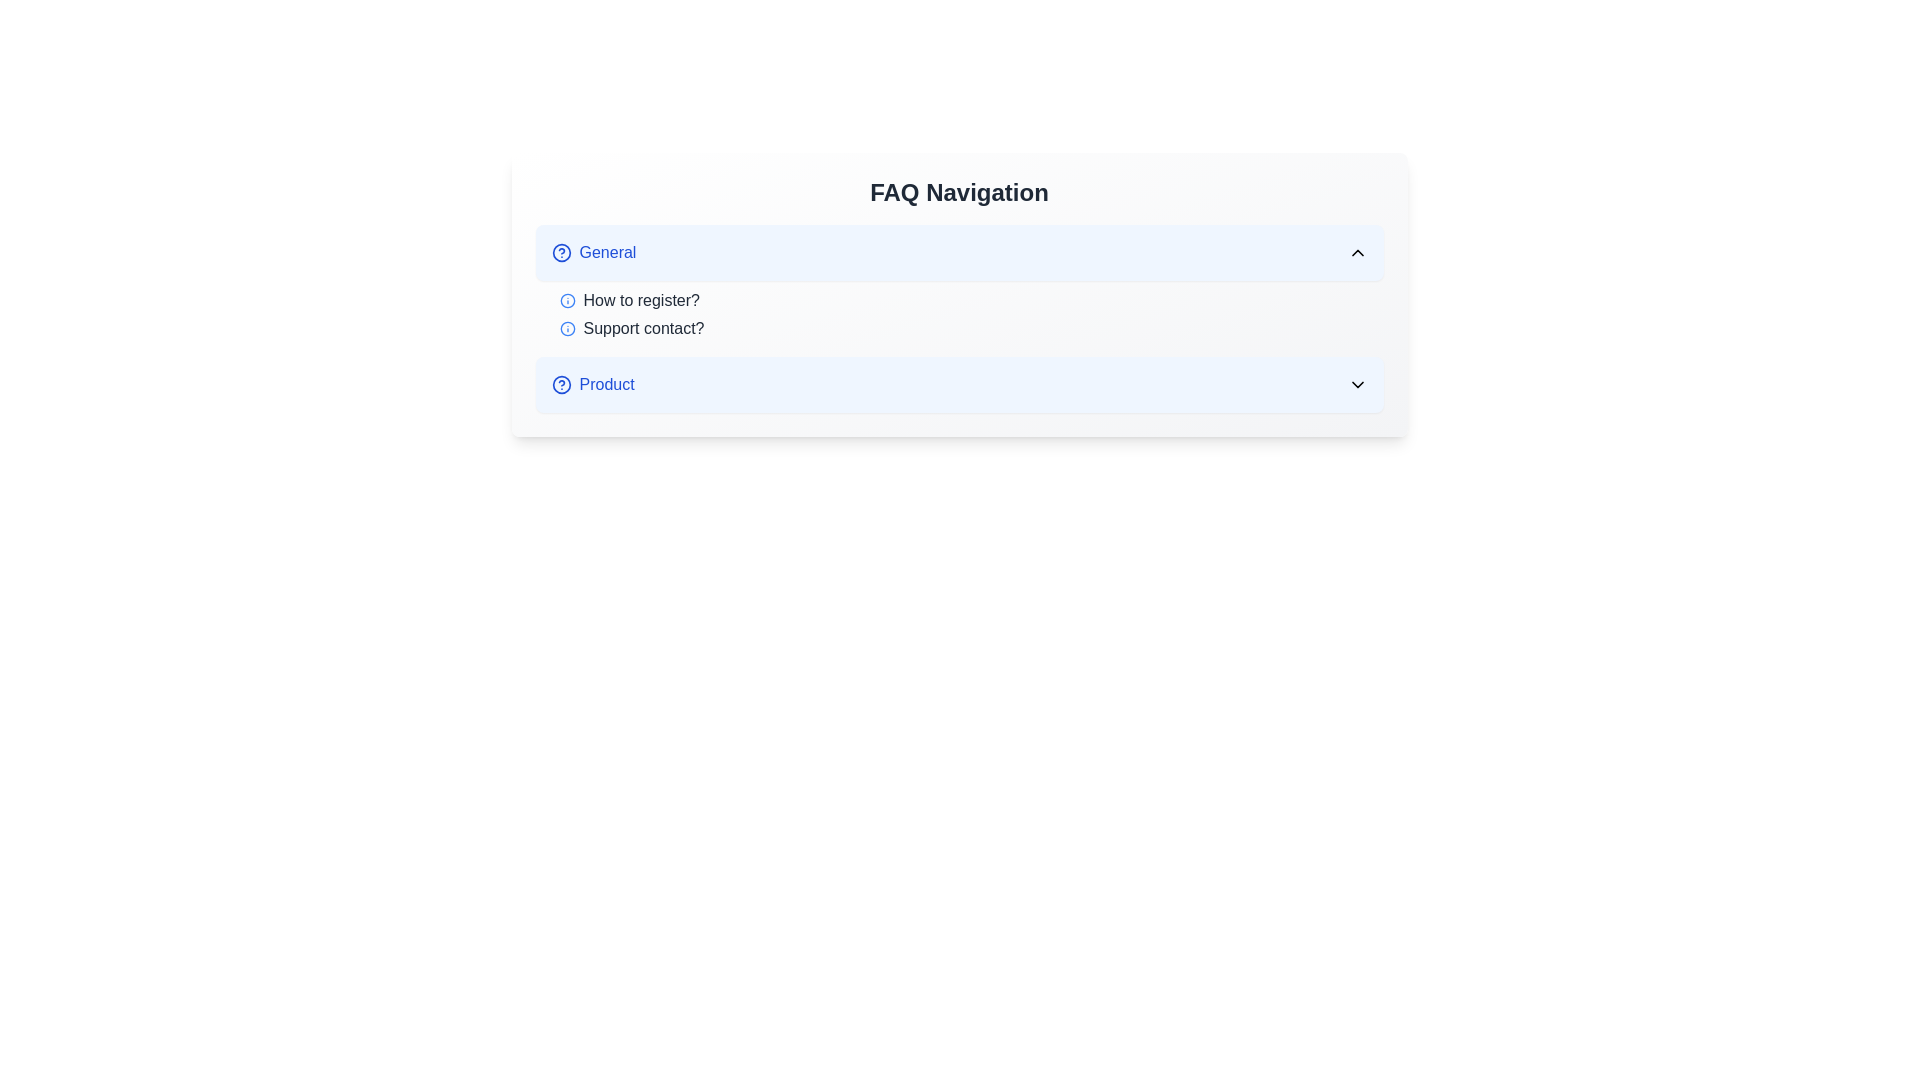 This screenshot has width=1920, height=1080. Describe the element at coordinates (971, 327) in the screenshot. I see `the second hyperlink` at that location.